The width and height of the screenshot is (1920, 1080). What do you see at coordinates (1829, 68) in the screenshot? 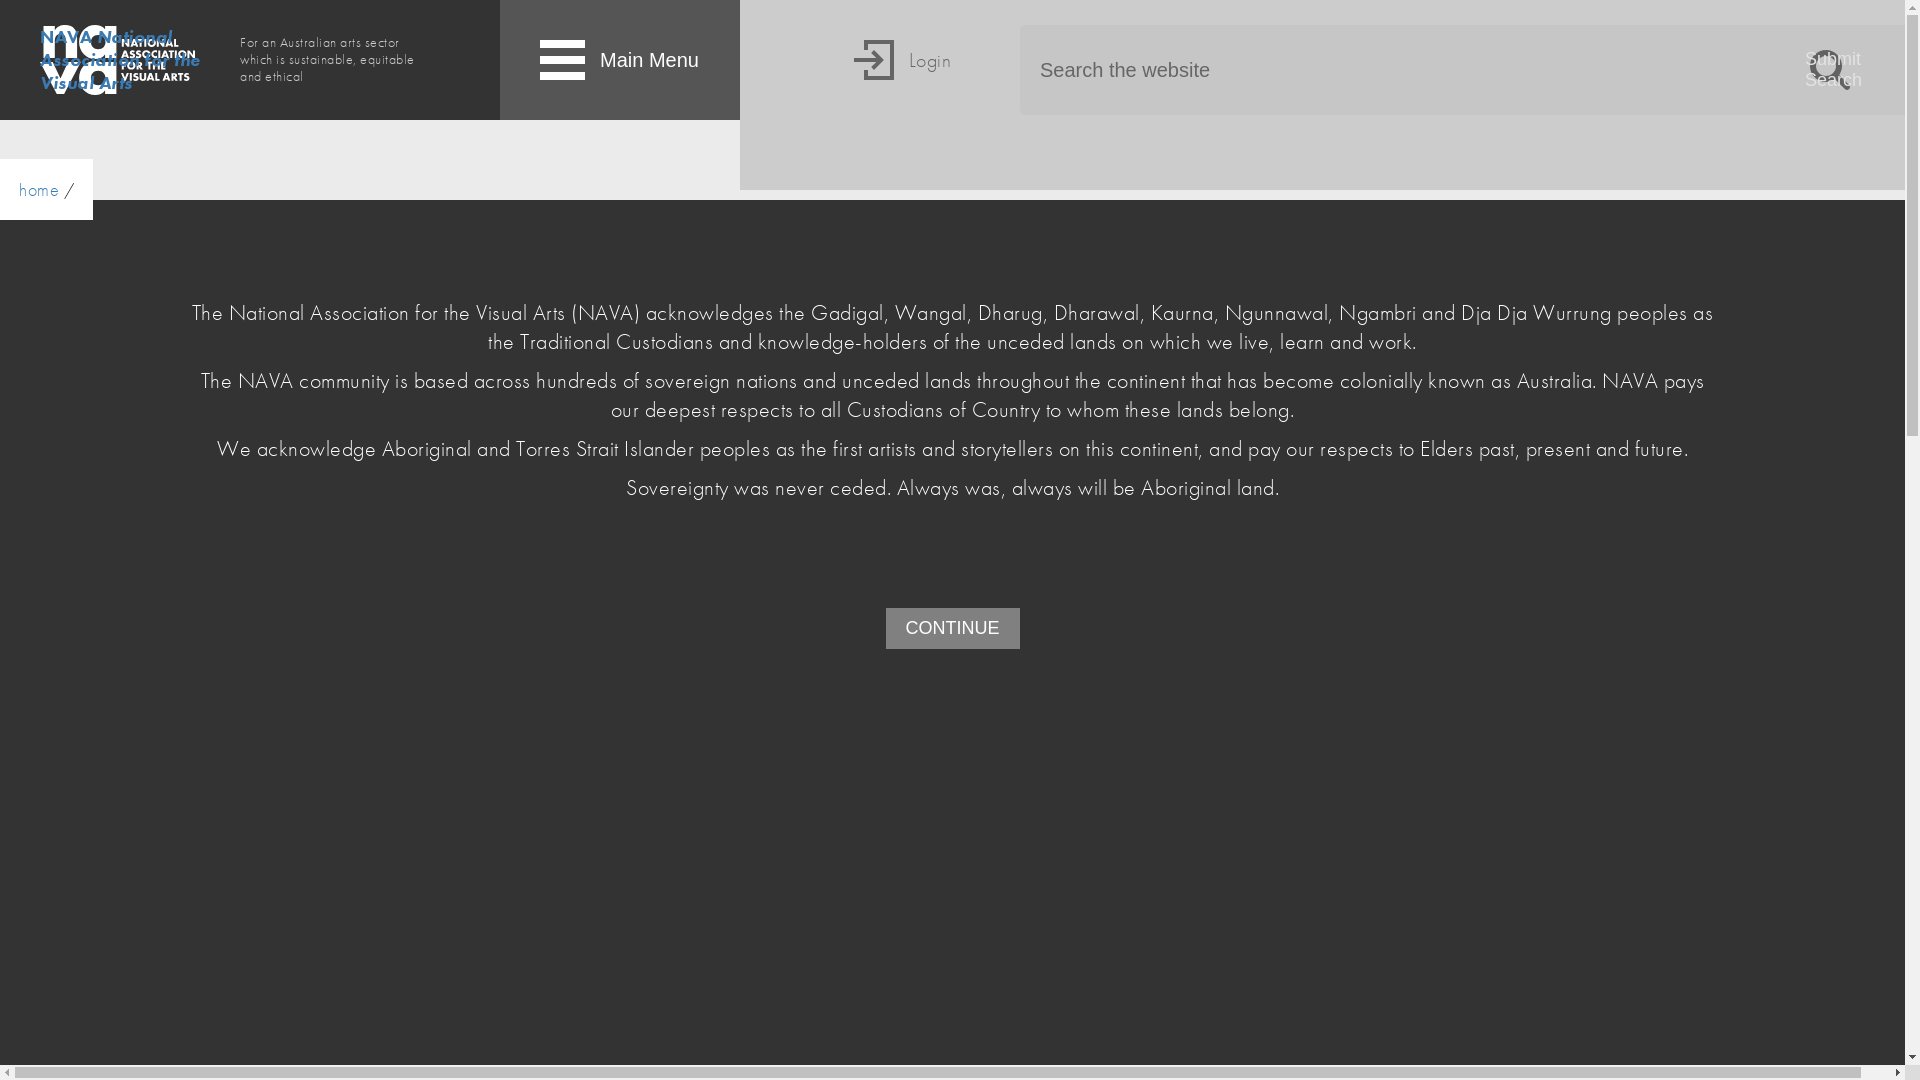
I see `'Submit Search'` at bounding box center [1829, 68].